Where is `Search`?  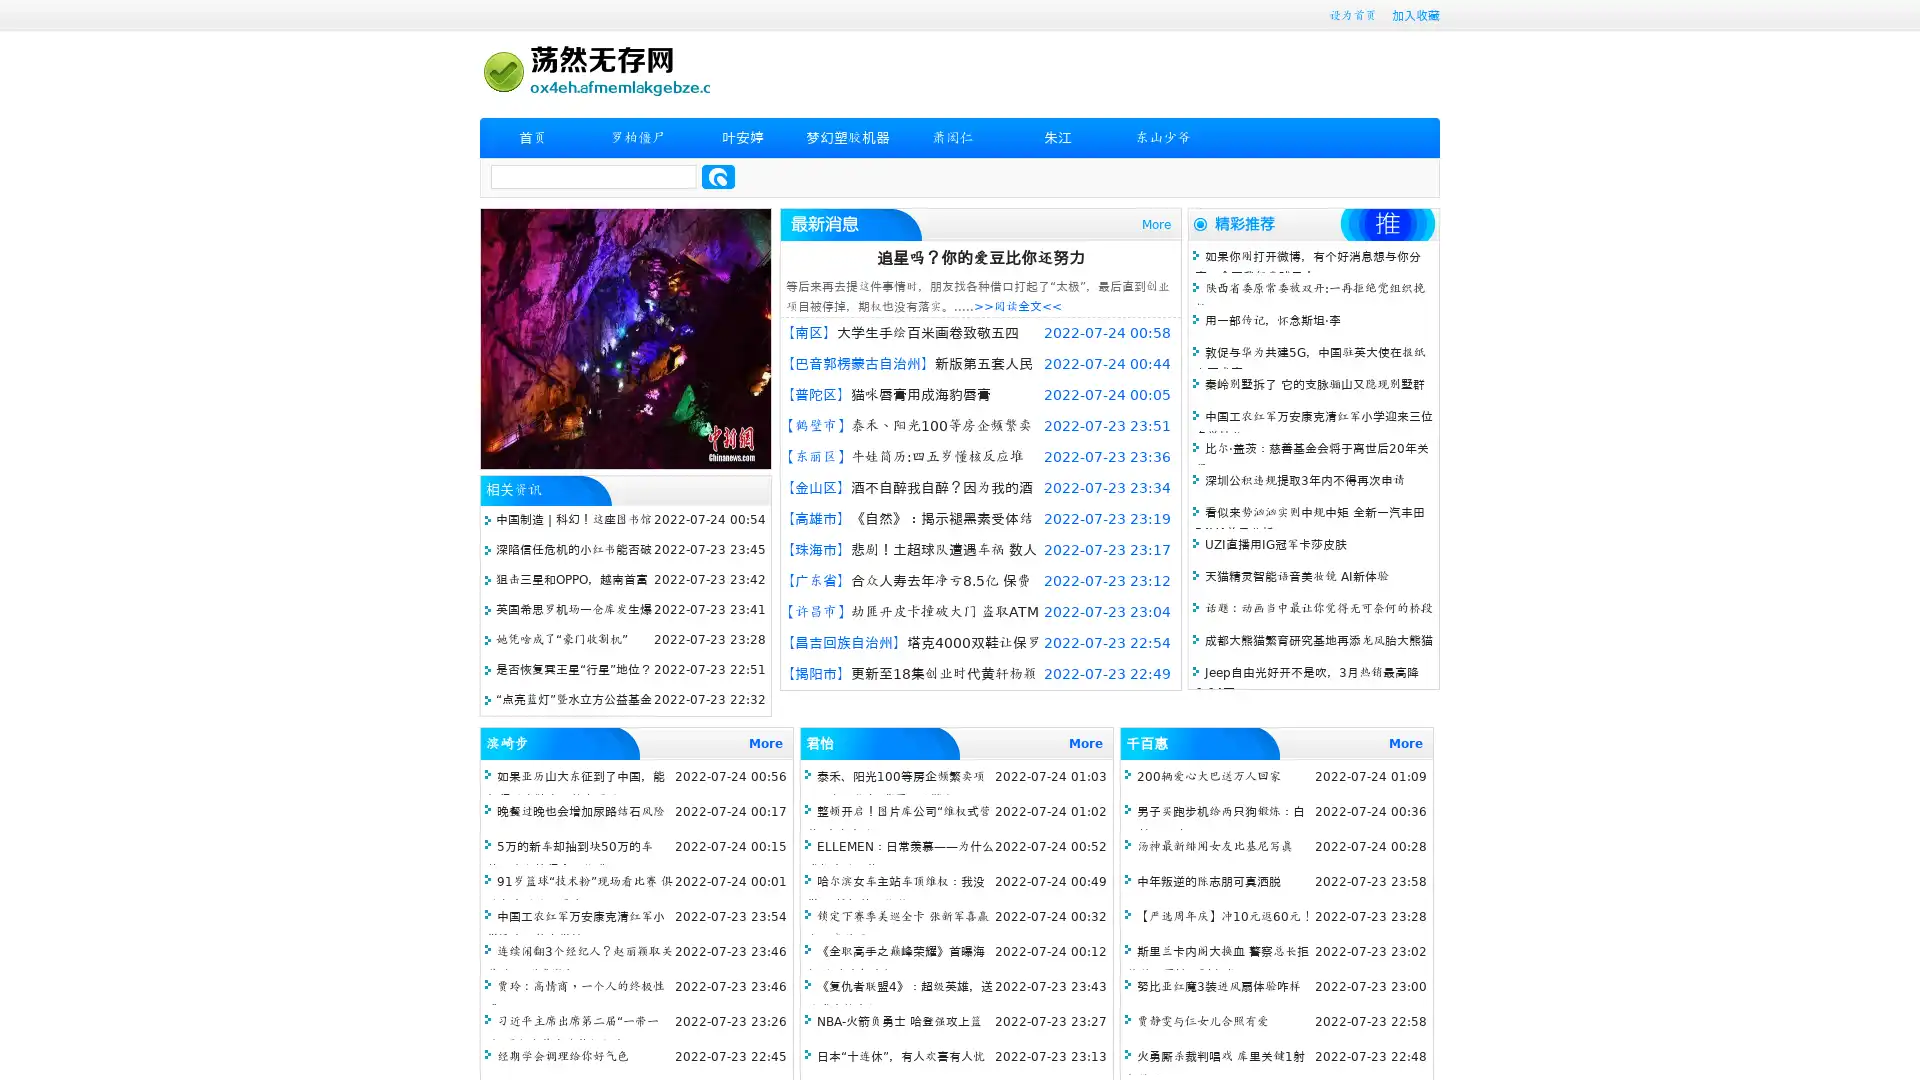
Search is located at coordinates (718, 176).